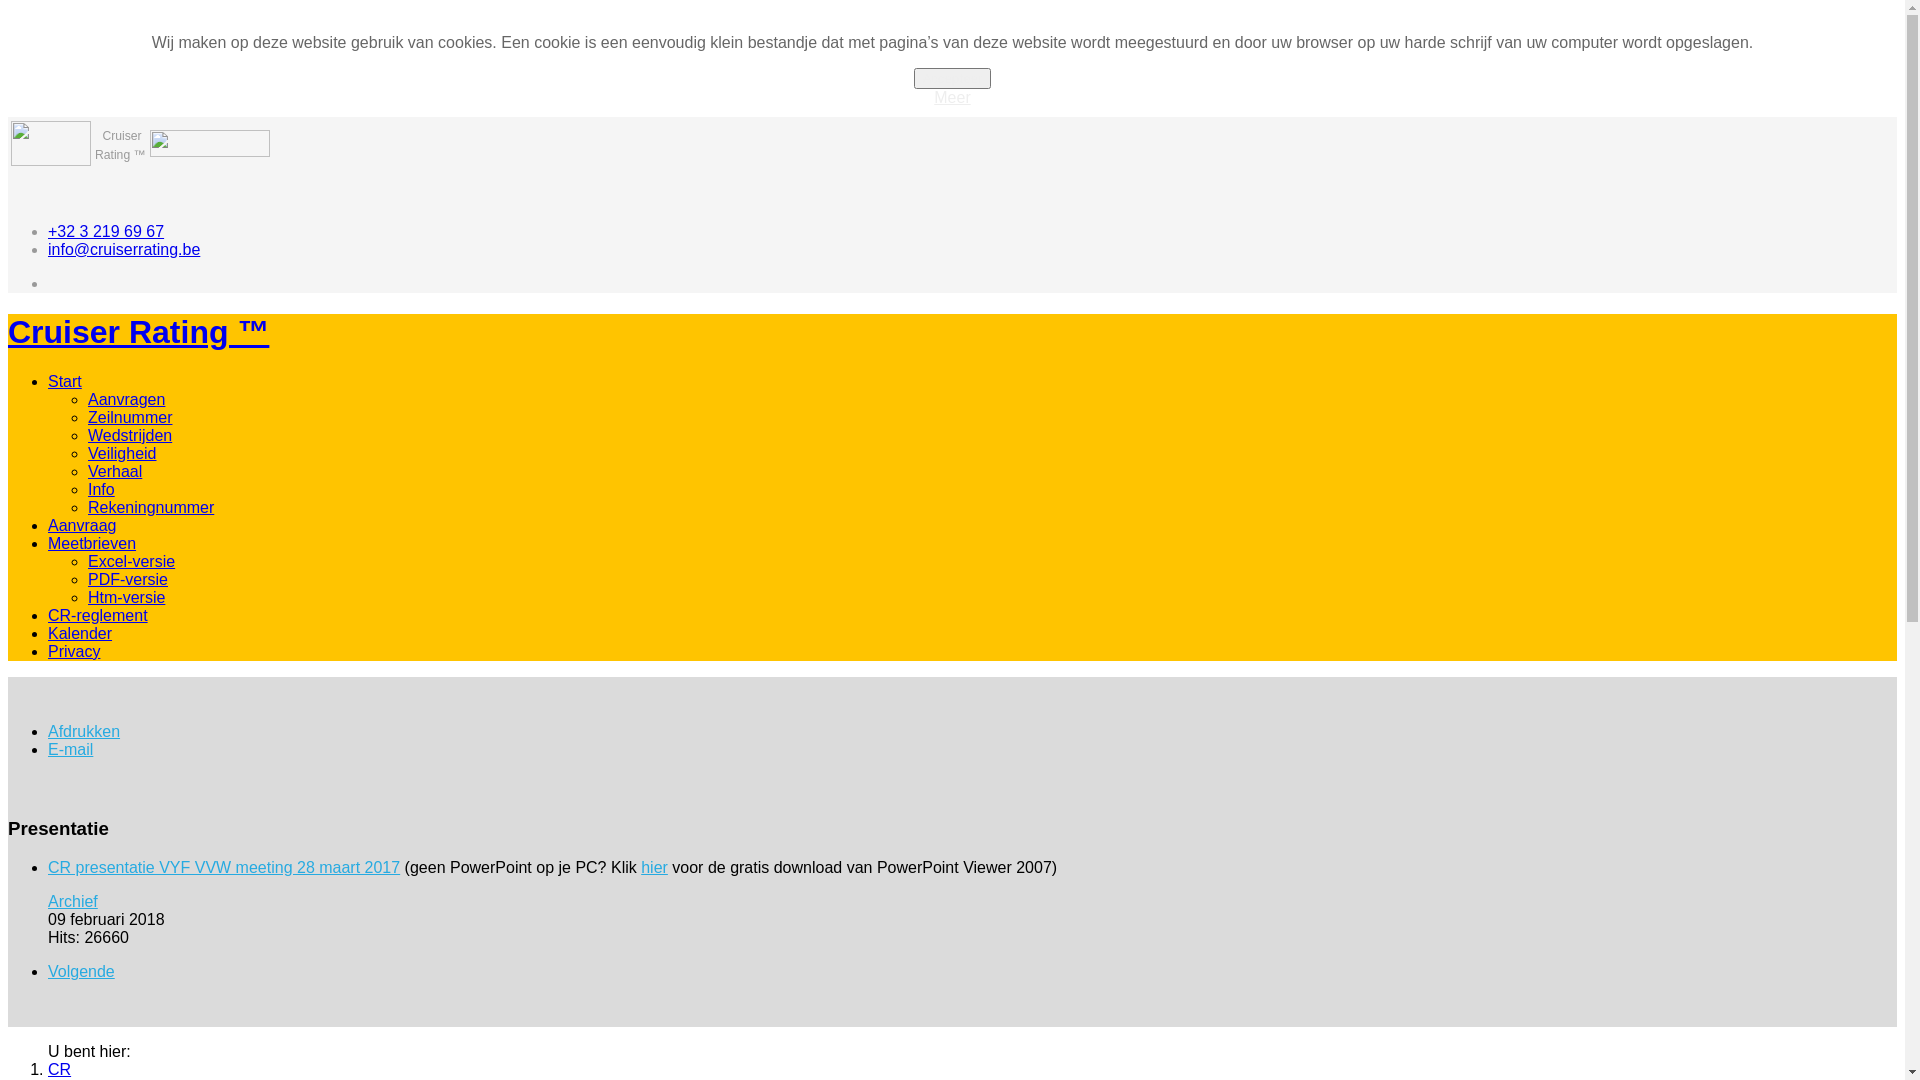 This screenshot has height=1080, width=1920. Describe the element at coordinates (100, 489) in the screenshot. I see `'Info'` at that location.